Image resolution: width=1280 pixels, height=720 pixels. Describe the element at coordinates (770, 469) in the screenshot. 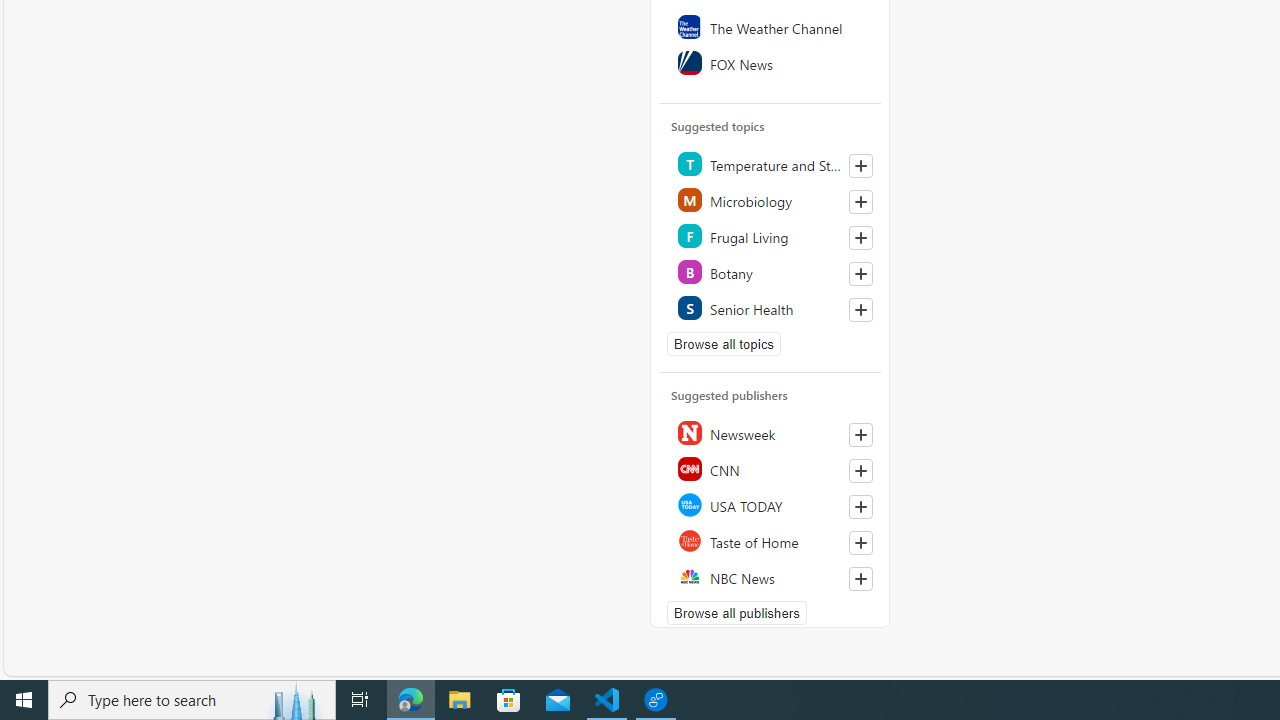

I see `'CNN'` at that location.